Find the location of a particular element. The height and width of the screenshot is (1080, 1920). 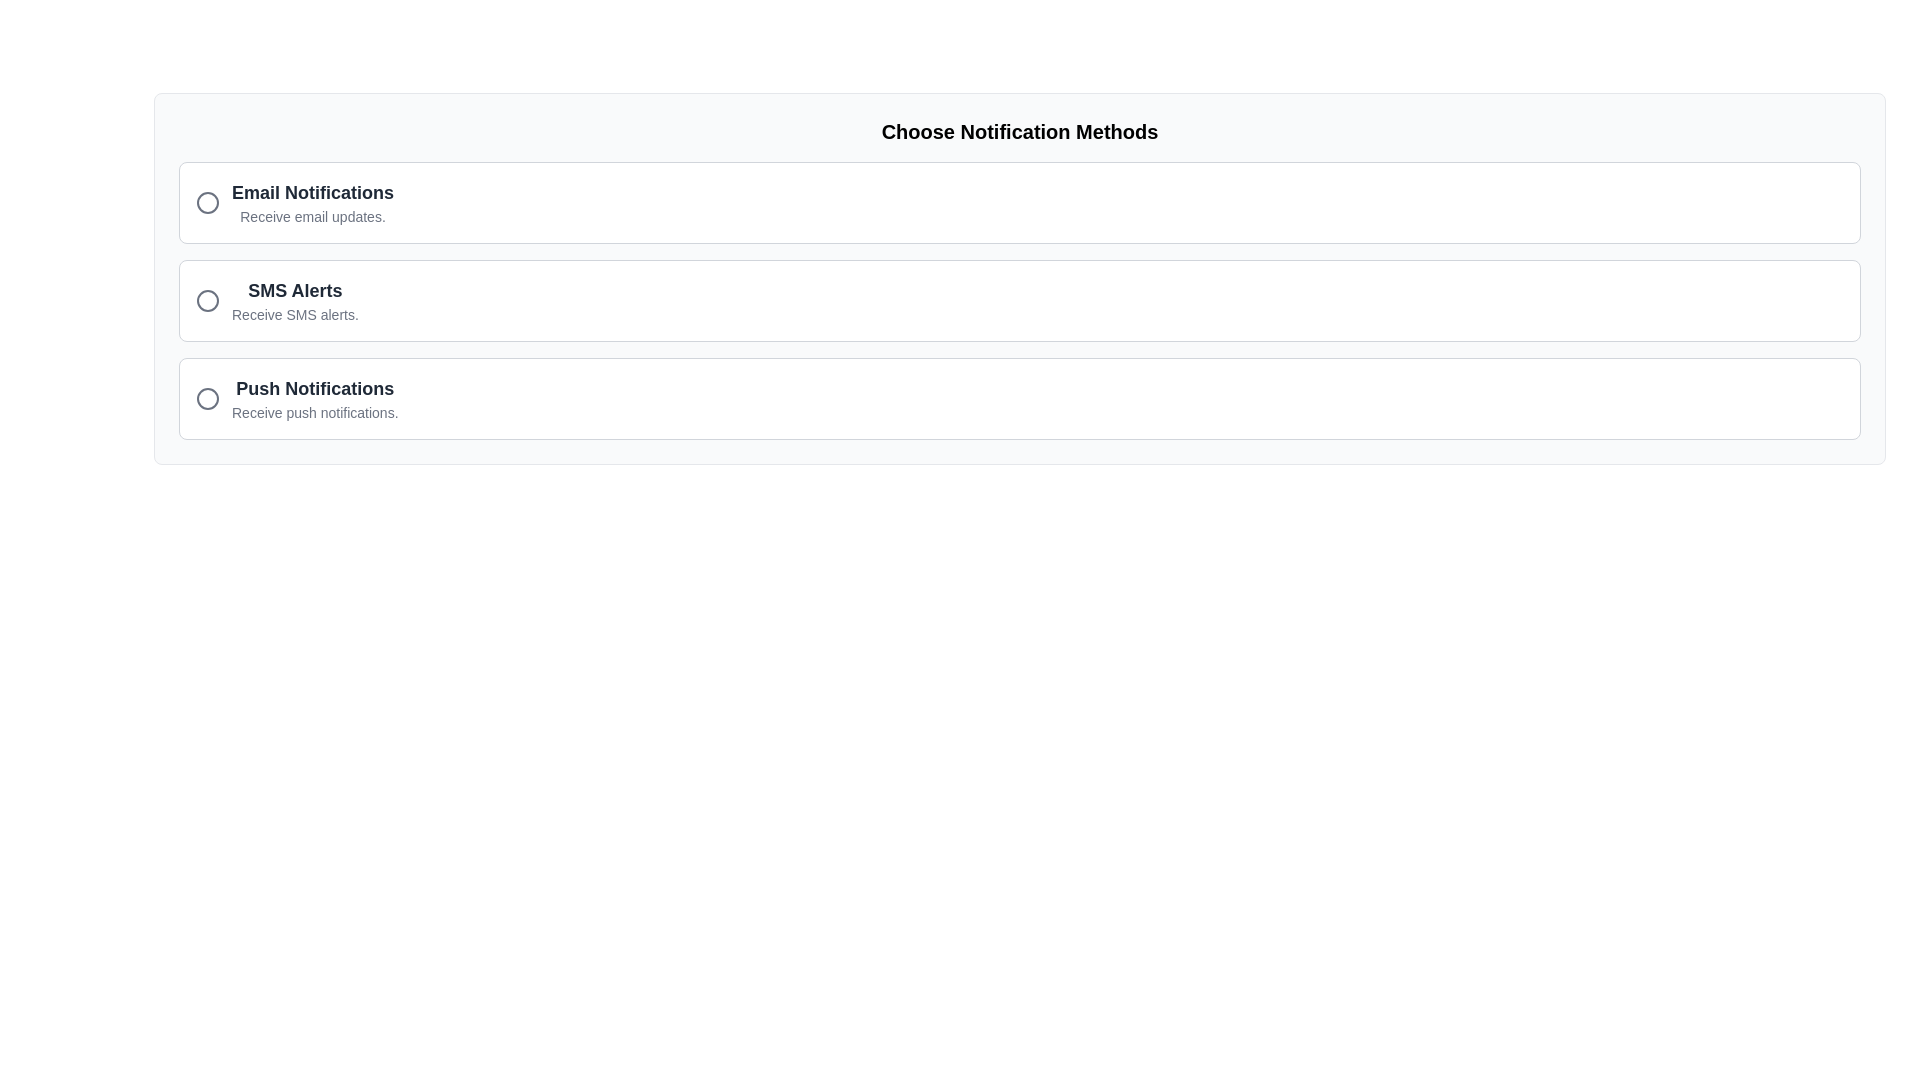

the 'Email Notifications' text label, which features a bold heading and descriptive subtext, located at the top of the notification methods list within a bordered card is located at coordinates (311, 203).